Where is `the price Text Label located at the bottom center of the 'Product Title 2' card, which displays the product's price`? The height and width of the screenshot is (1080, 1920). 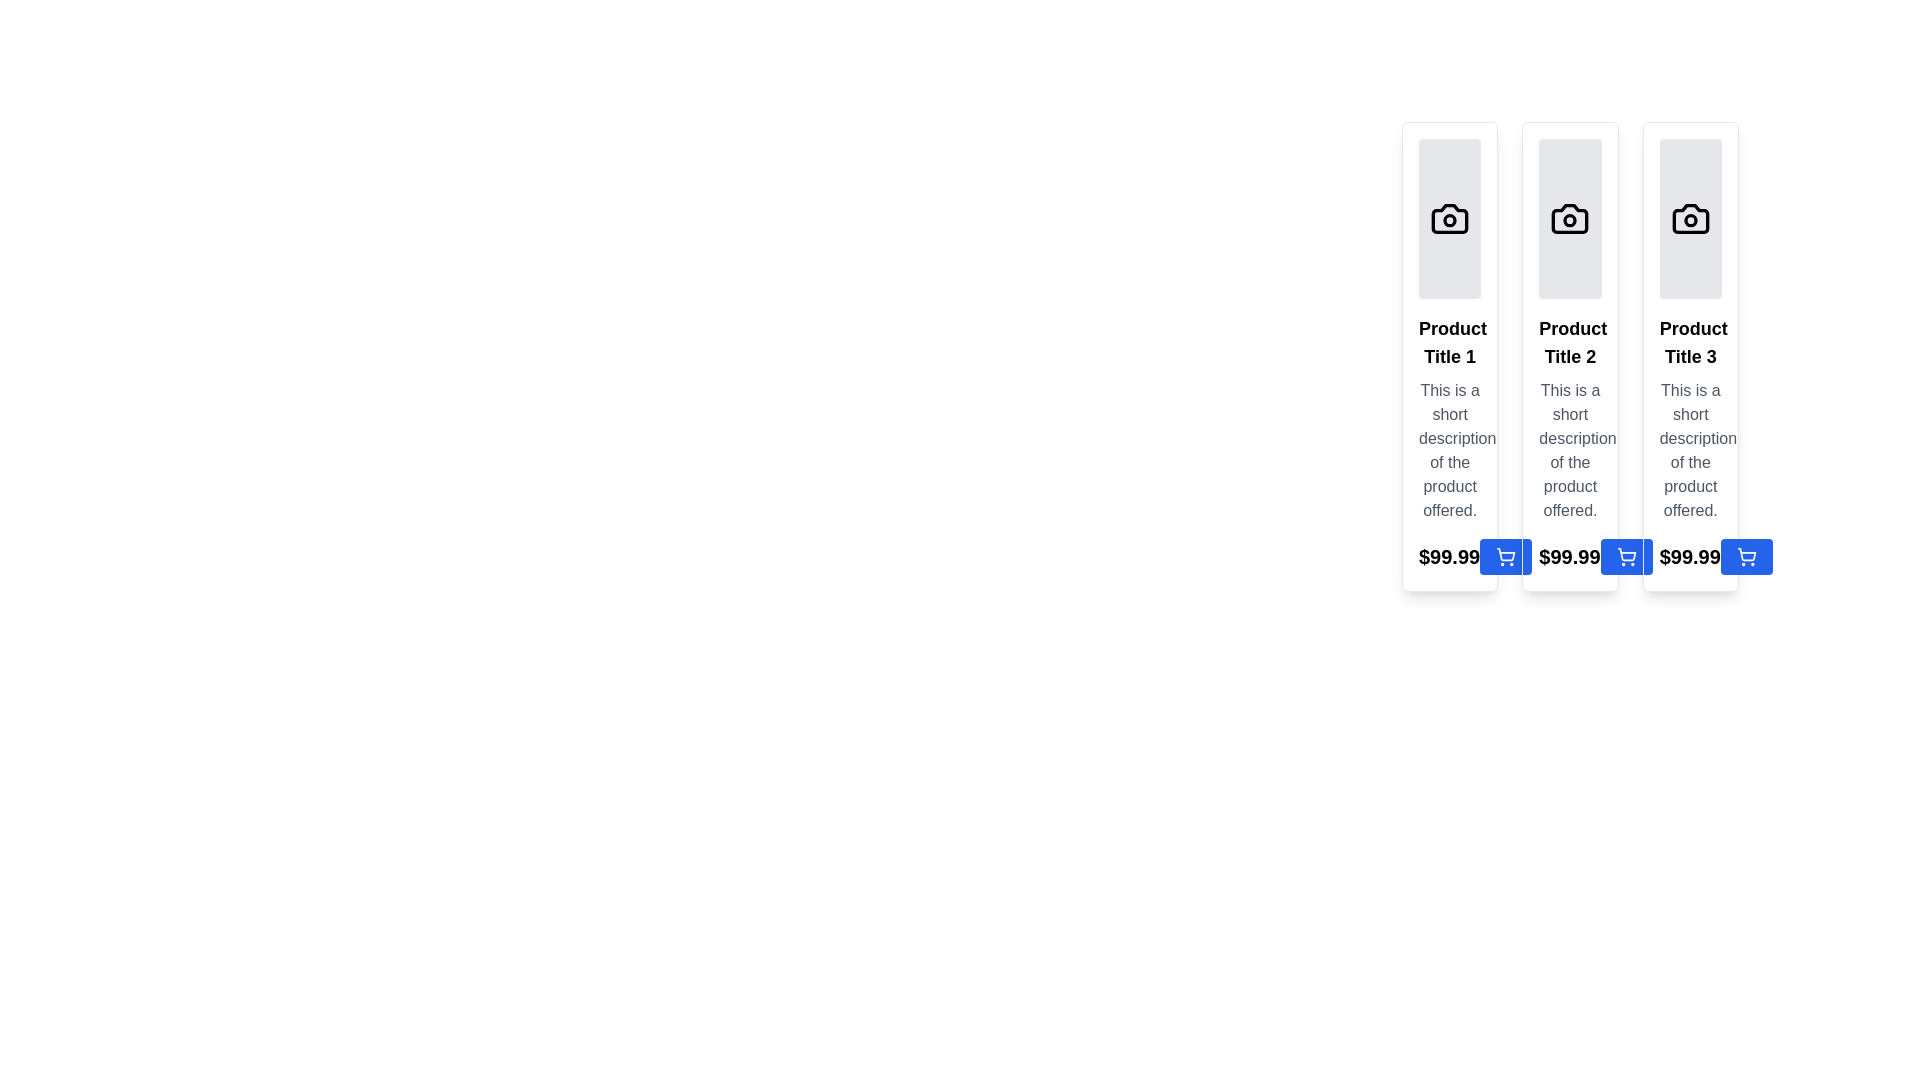 the price Text Label located at the bottom center of the 'Product Title 2' card, which displays the product's price is located at coordinates (1569, 556).